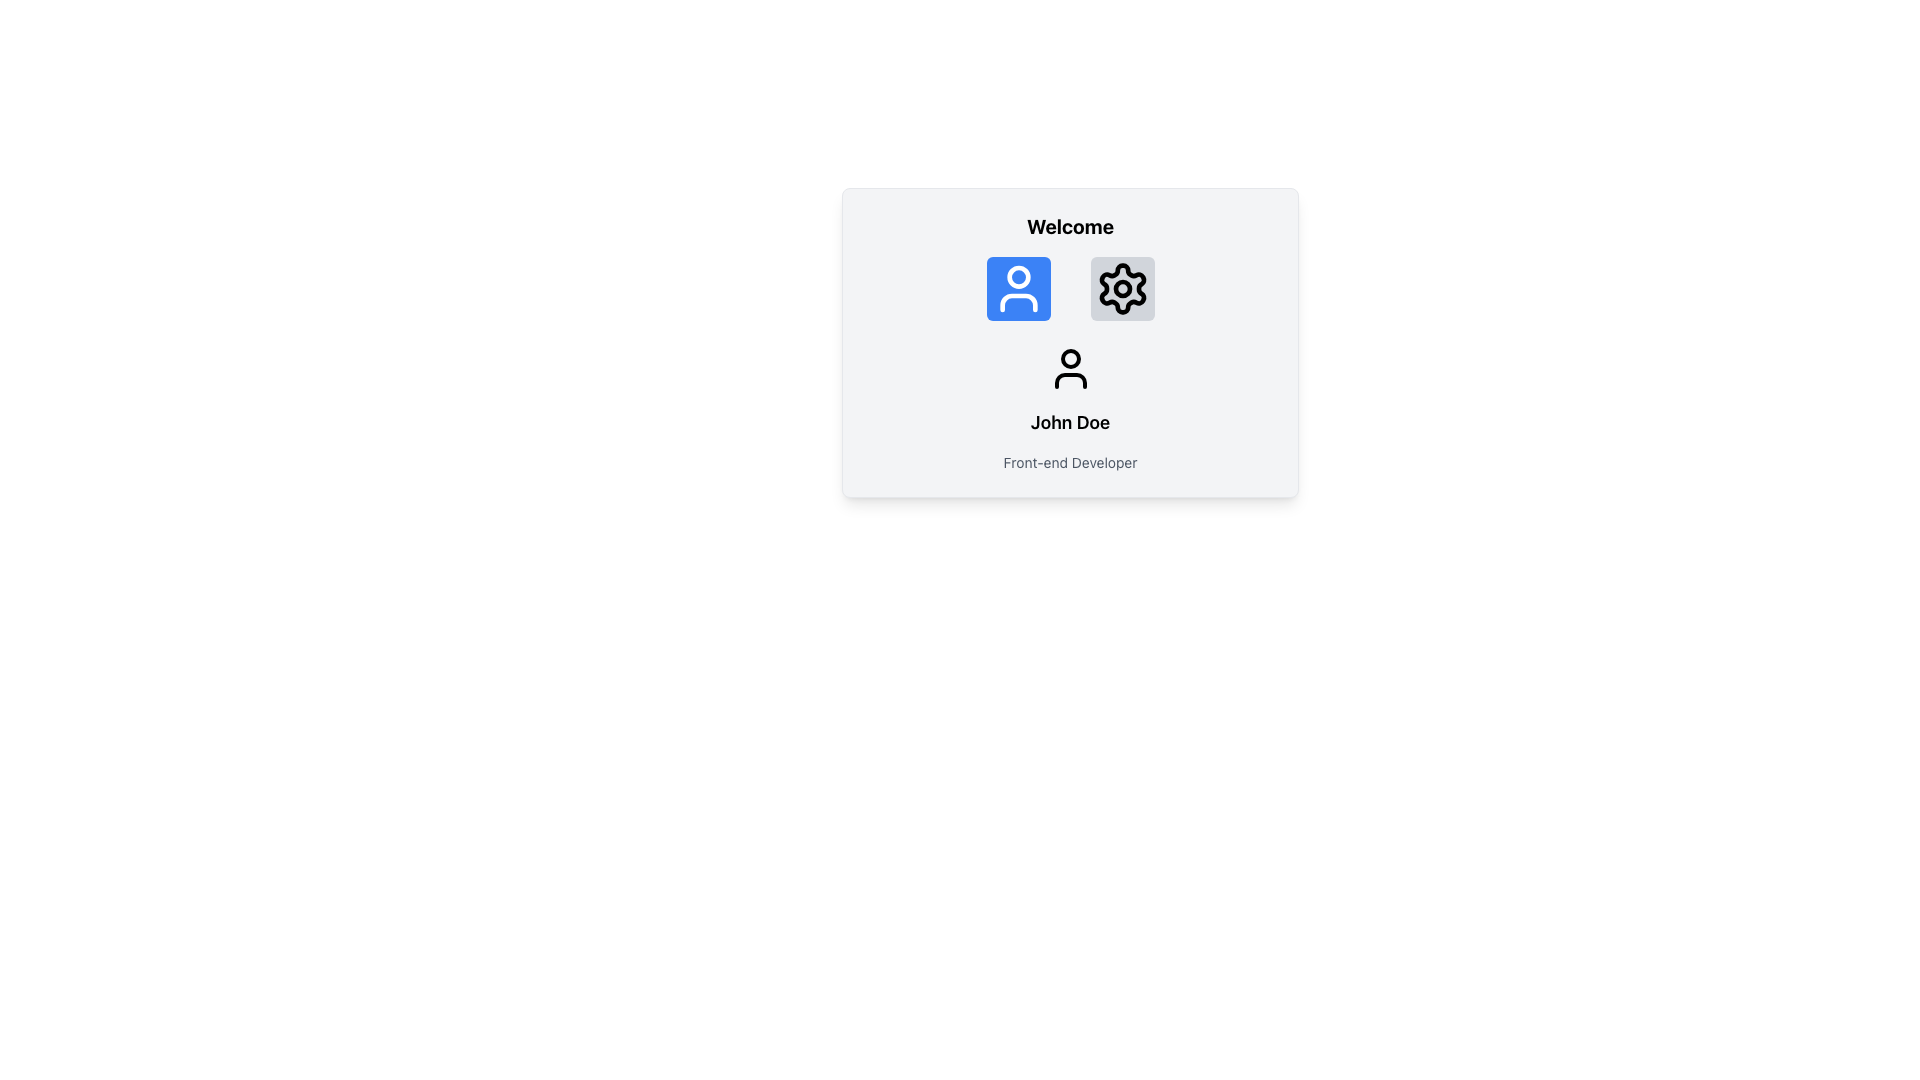 This screenshot has height=1080, width=1920. I want to click on the user profile icon, which is a square button with rounded edges and a bright blue background containing a white silhouette of a user, so click(1018, 289).